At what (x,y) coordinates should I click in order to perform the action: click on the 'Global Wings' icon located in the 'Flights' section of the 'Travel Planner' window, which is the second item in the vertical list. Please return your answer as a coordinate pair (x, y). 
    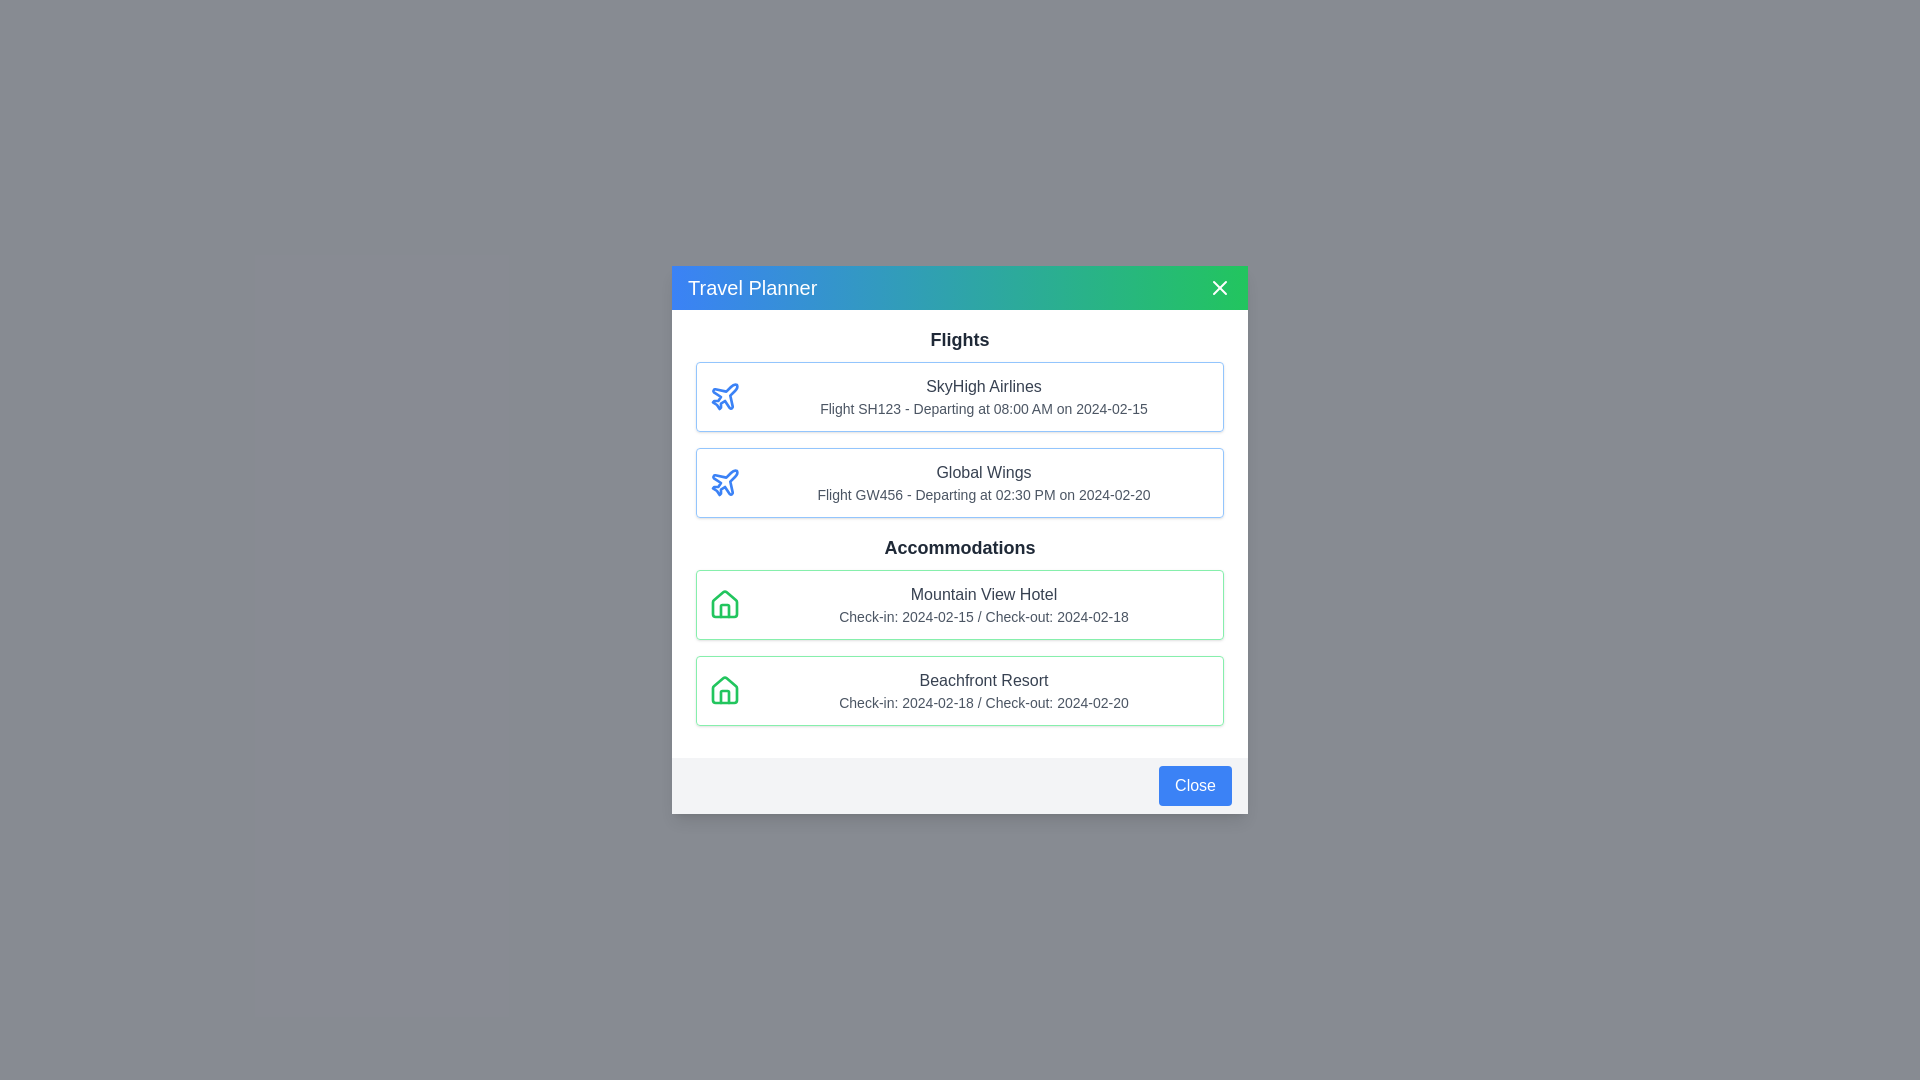
    Looking at the image, I should click on (724, 396).